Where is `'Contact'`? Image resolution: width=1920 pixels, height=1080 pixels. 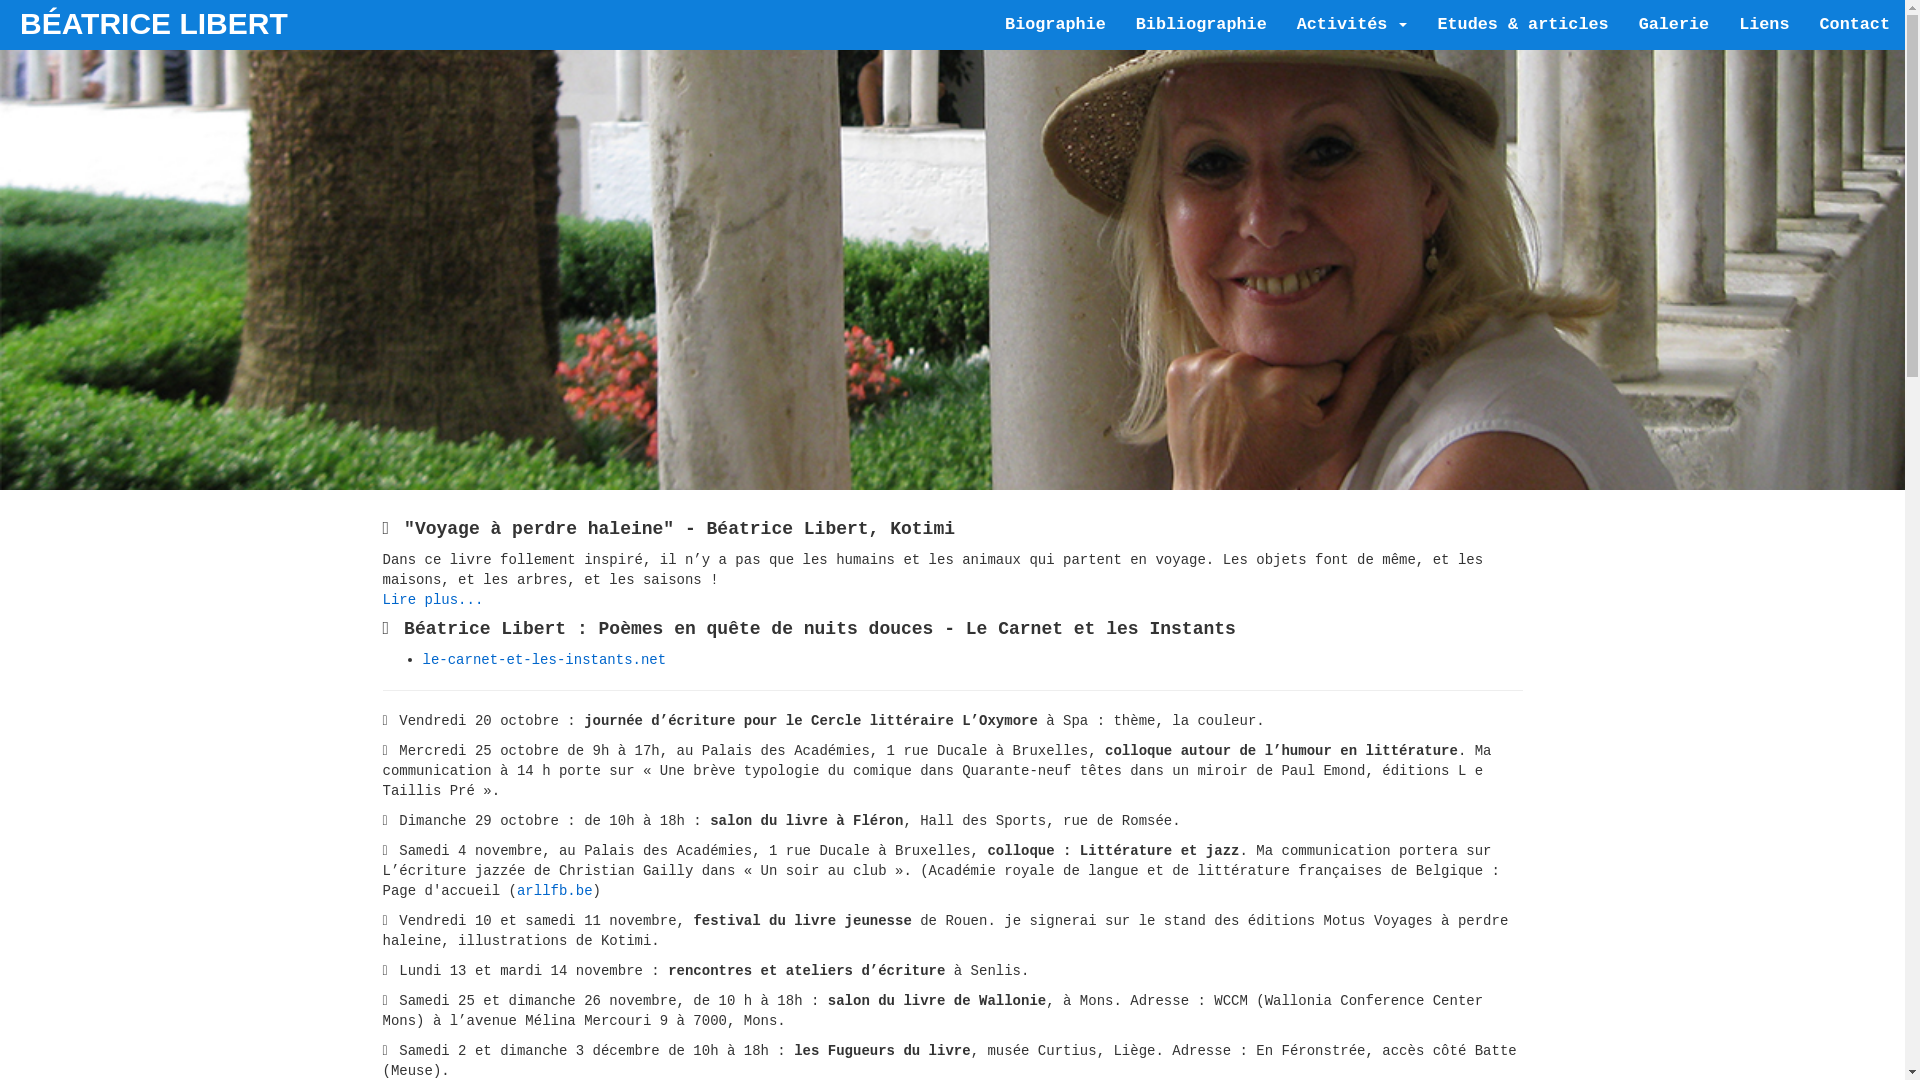 'Contact' is located at coordinates (1853, 24).